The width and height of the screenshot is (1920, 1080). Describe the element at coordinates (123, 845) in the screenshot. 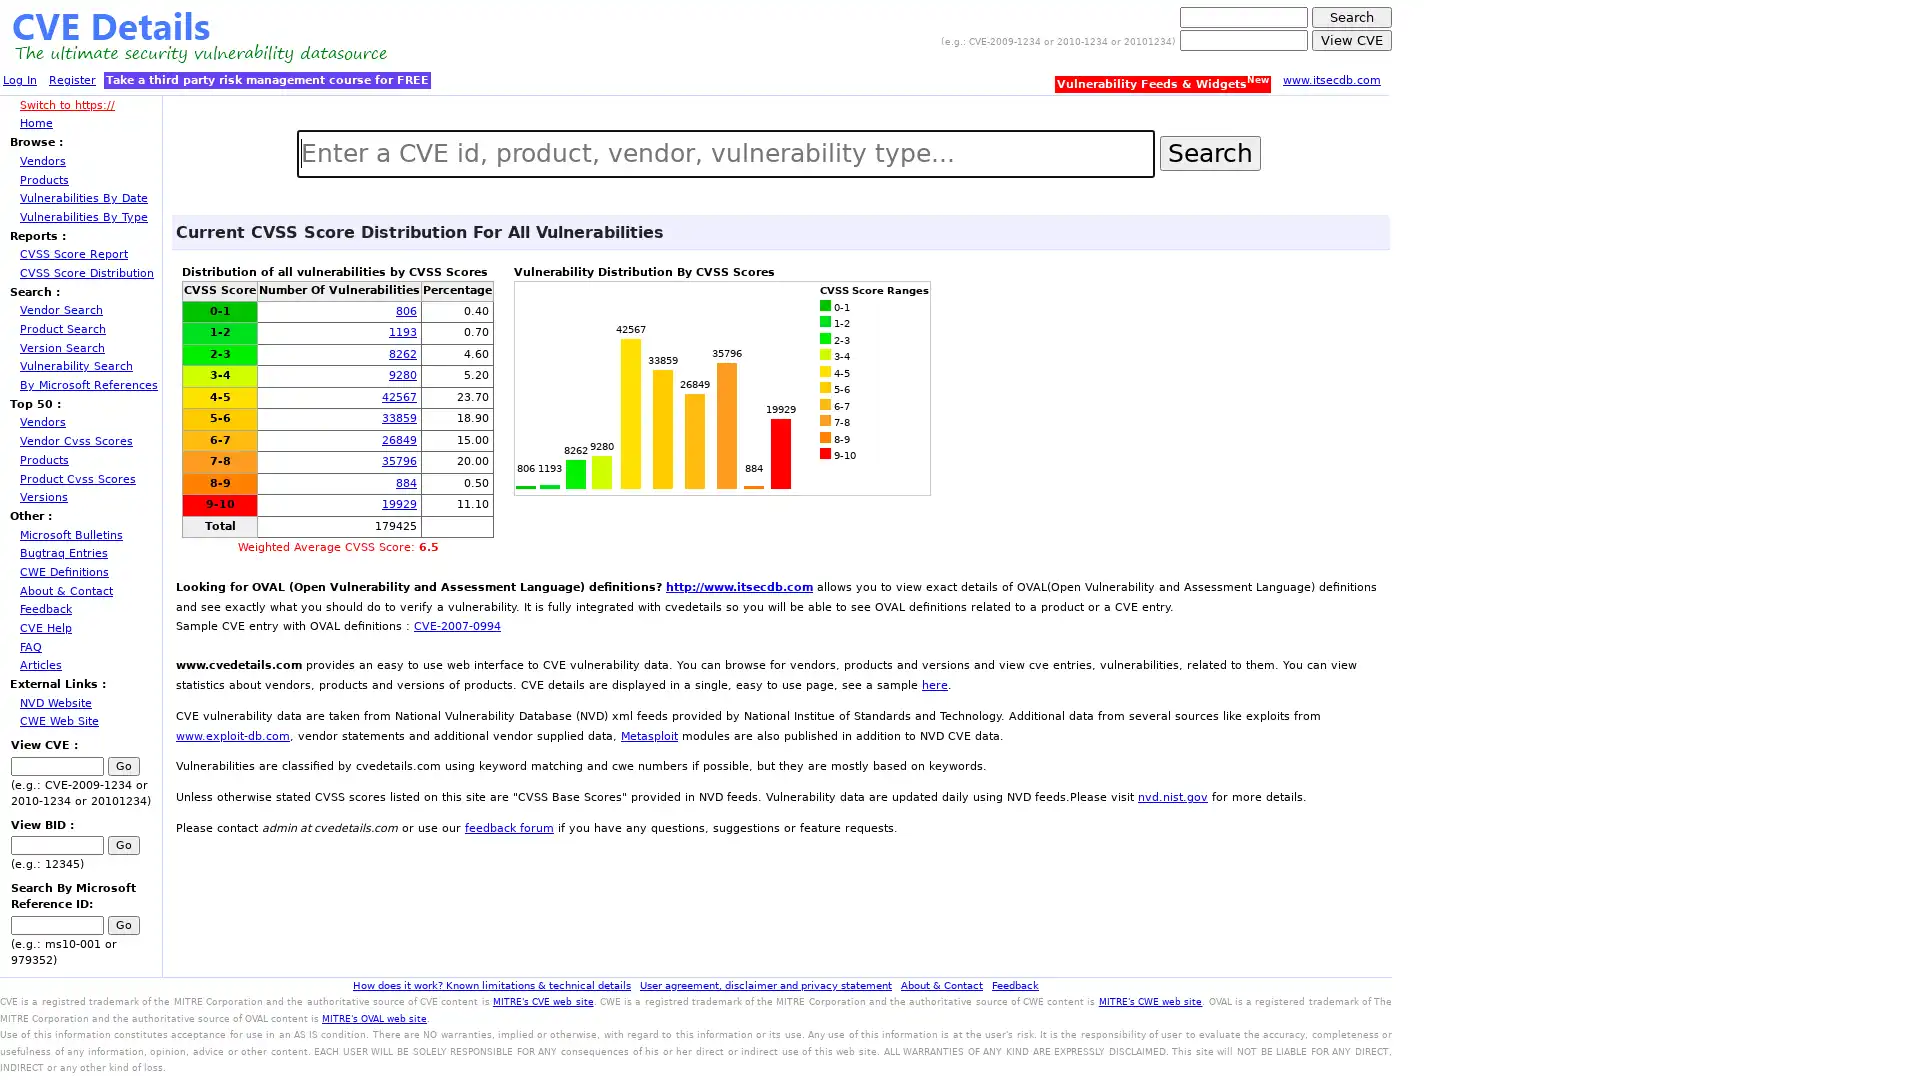

I see `Go` at that location.